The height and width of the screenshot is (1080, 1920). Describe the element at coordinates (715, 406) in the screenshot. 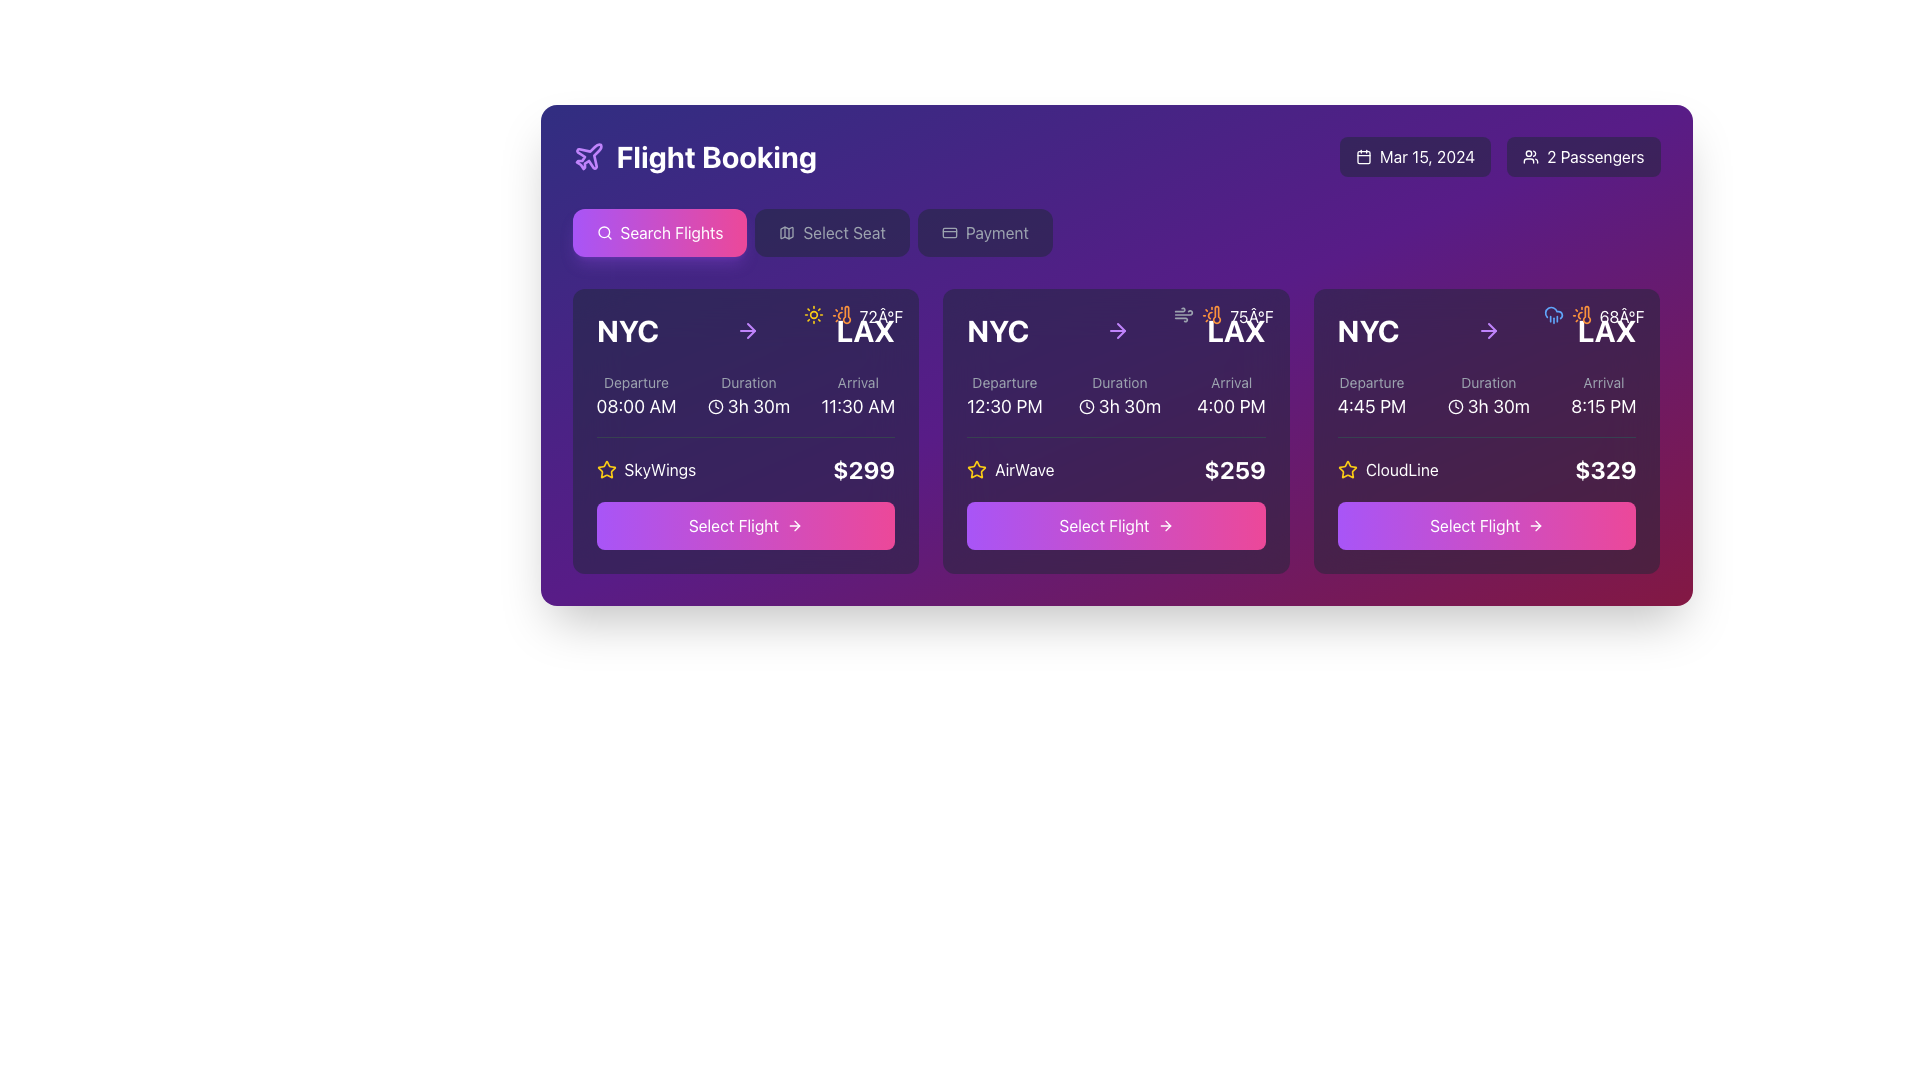

I see `the time icon located to the left of the '3h 30m' duration text on the first flight information card in the upper center area, near the 'Duration' label` at that location.